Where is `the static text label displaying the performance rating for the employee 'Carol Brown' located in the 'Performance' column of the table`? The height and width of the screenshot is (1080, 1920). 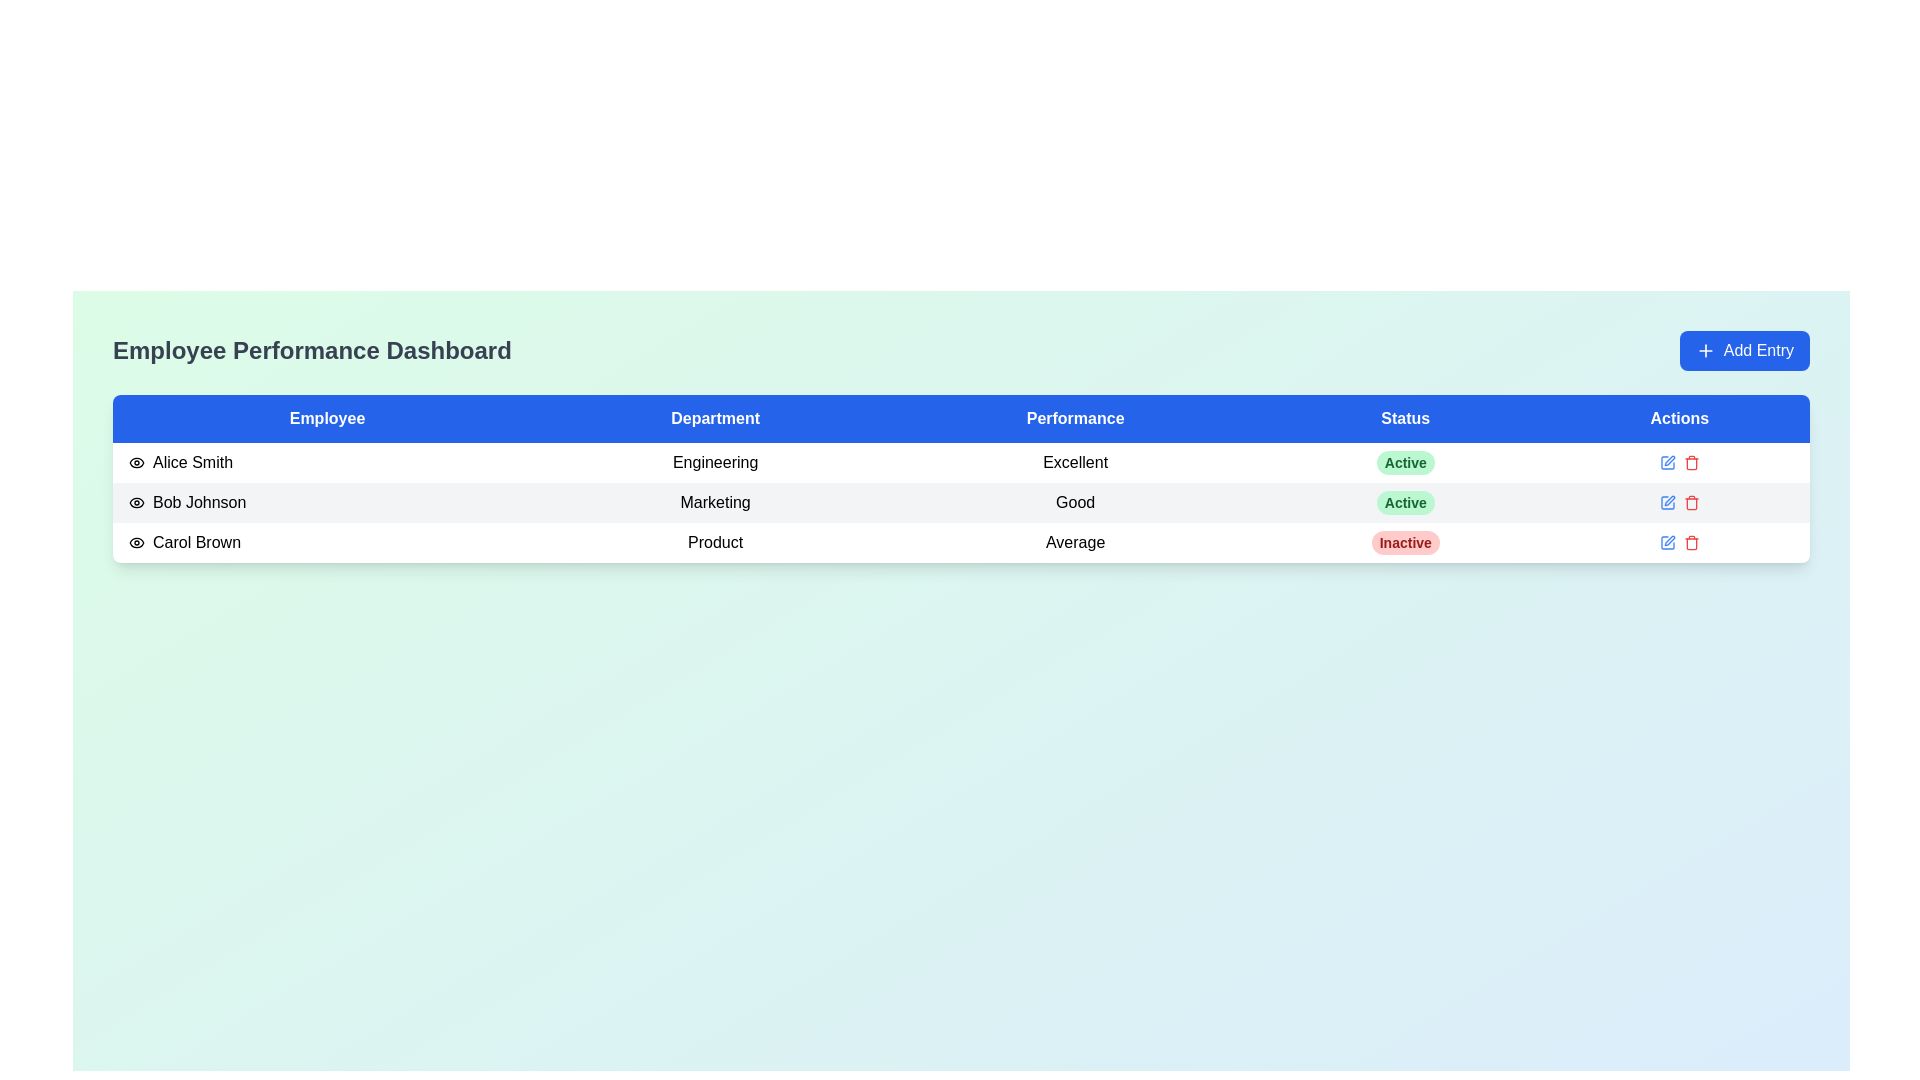
the static text label displaying the performance rating for the employee 'Carol Brown' located in the 'Performance' column of the table is located at coordinates (1074, 543).